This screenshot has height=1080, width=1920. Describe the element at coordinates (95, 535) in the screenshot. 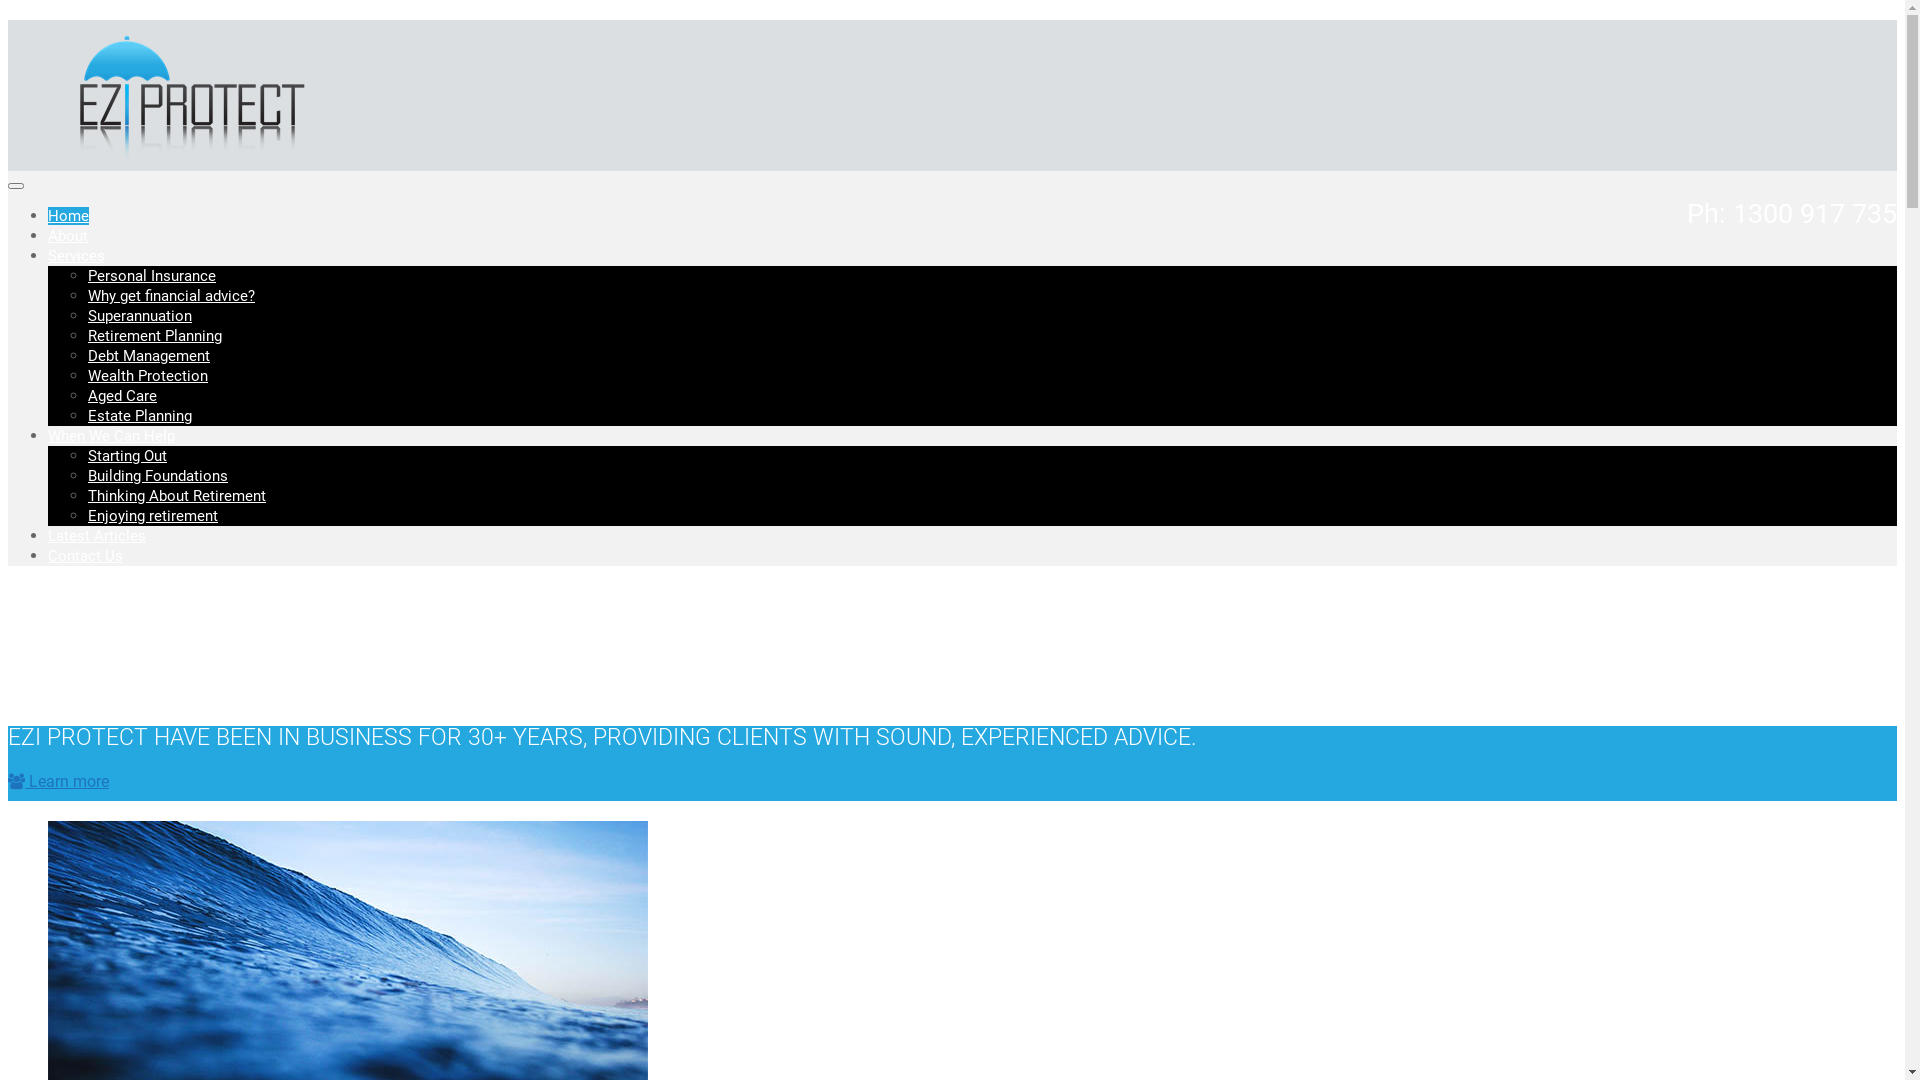

I see `'Latest Articles'` at that location.